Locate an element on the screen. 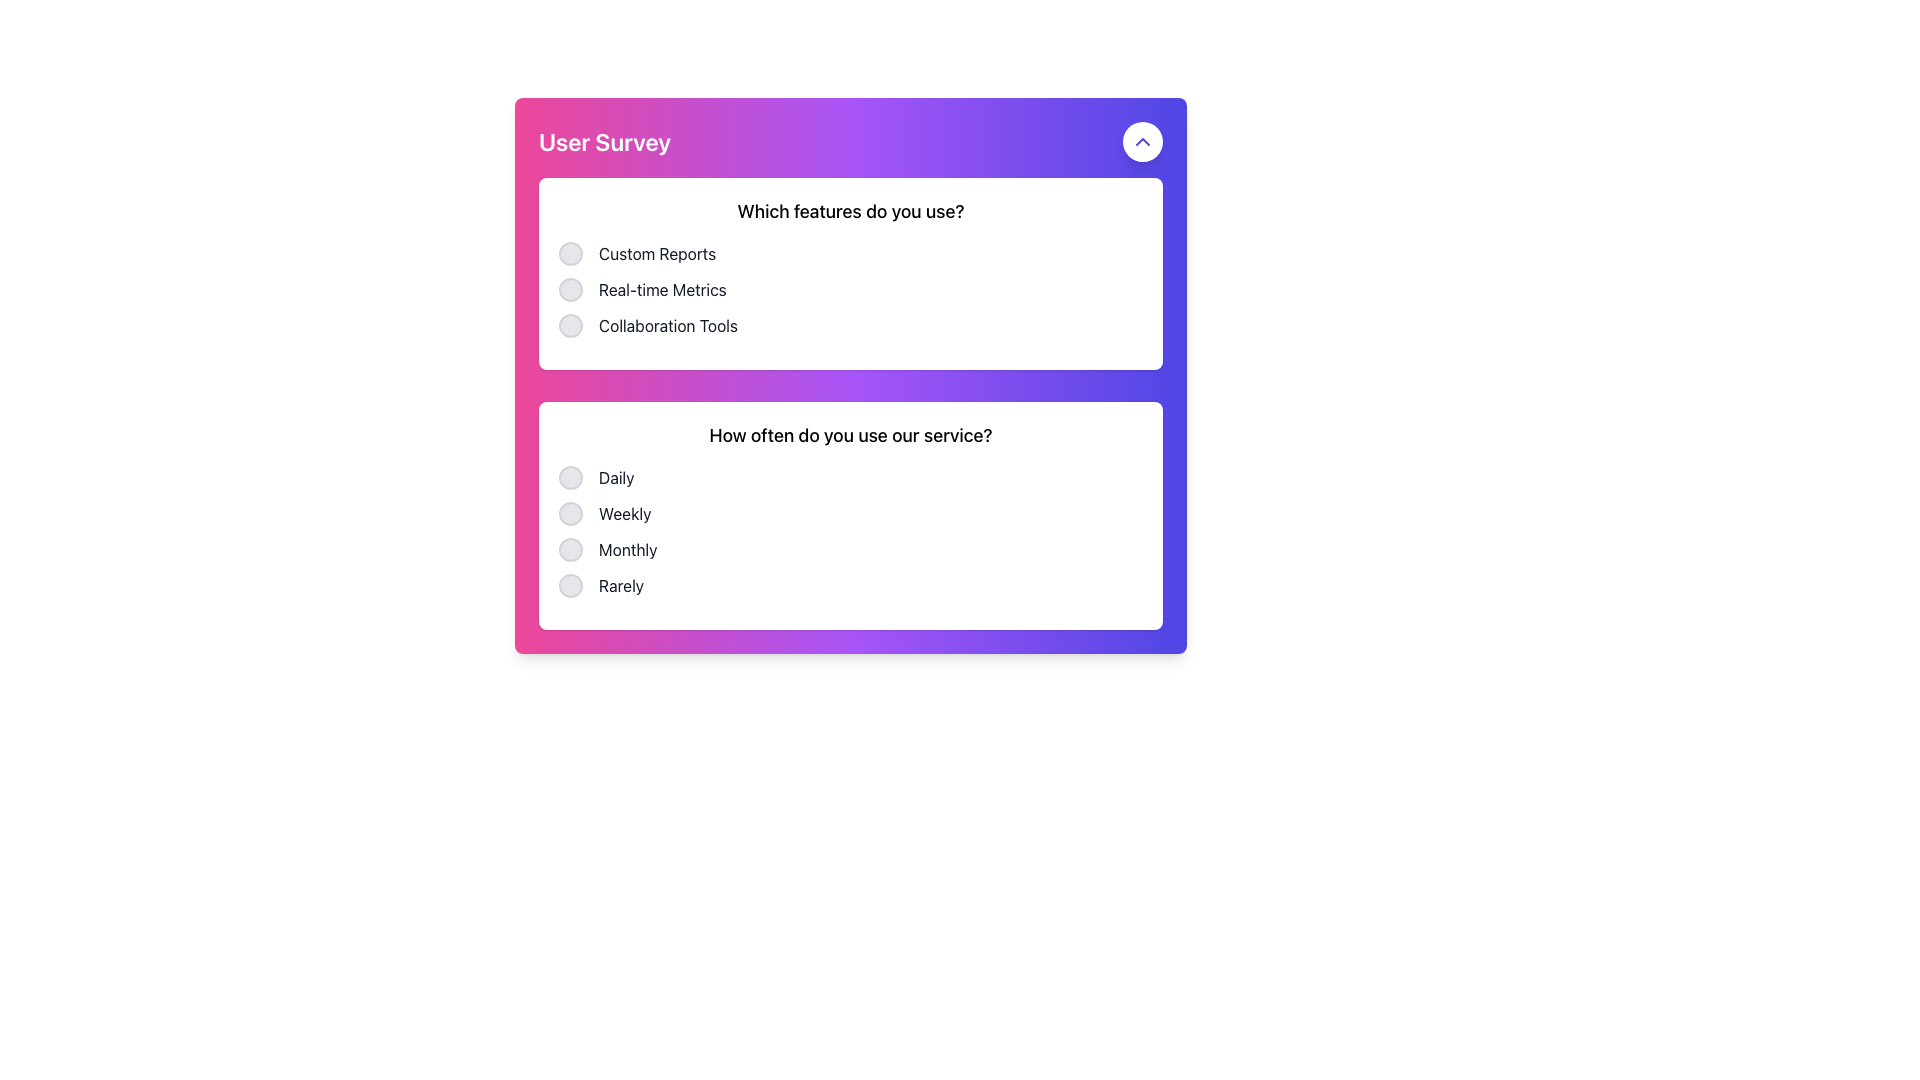 This screenshot has width=1920, height=1080. the radio button labeled 'Rarely' by clicking on it, which is styled with a light gray background and located next to its text label in a vertical list of options is located at coordinates (570, 585).